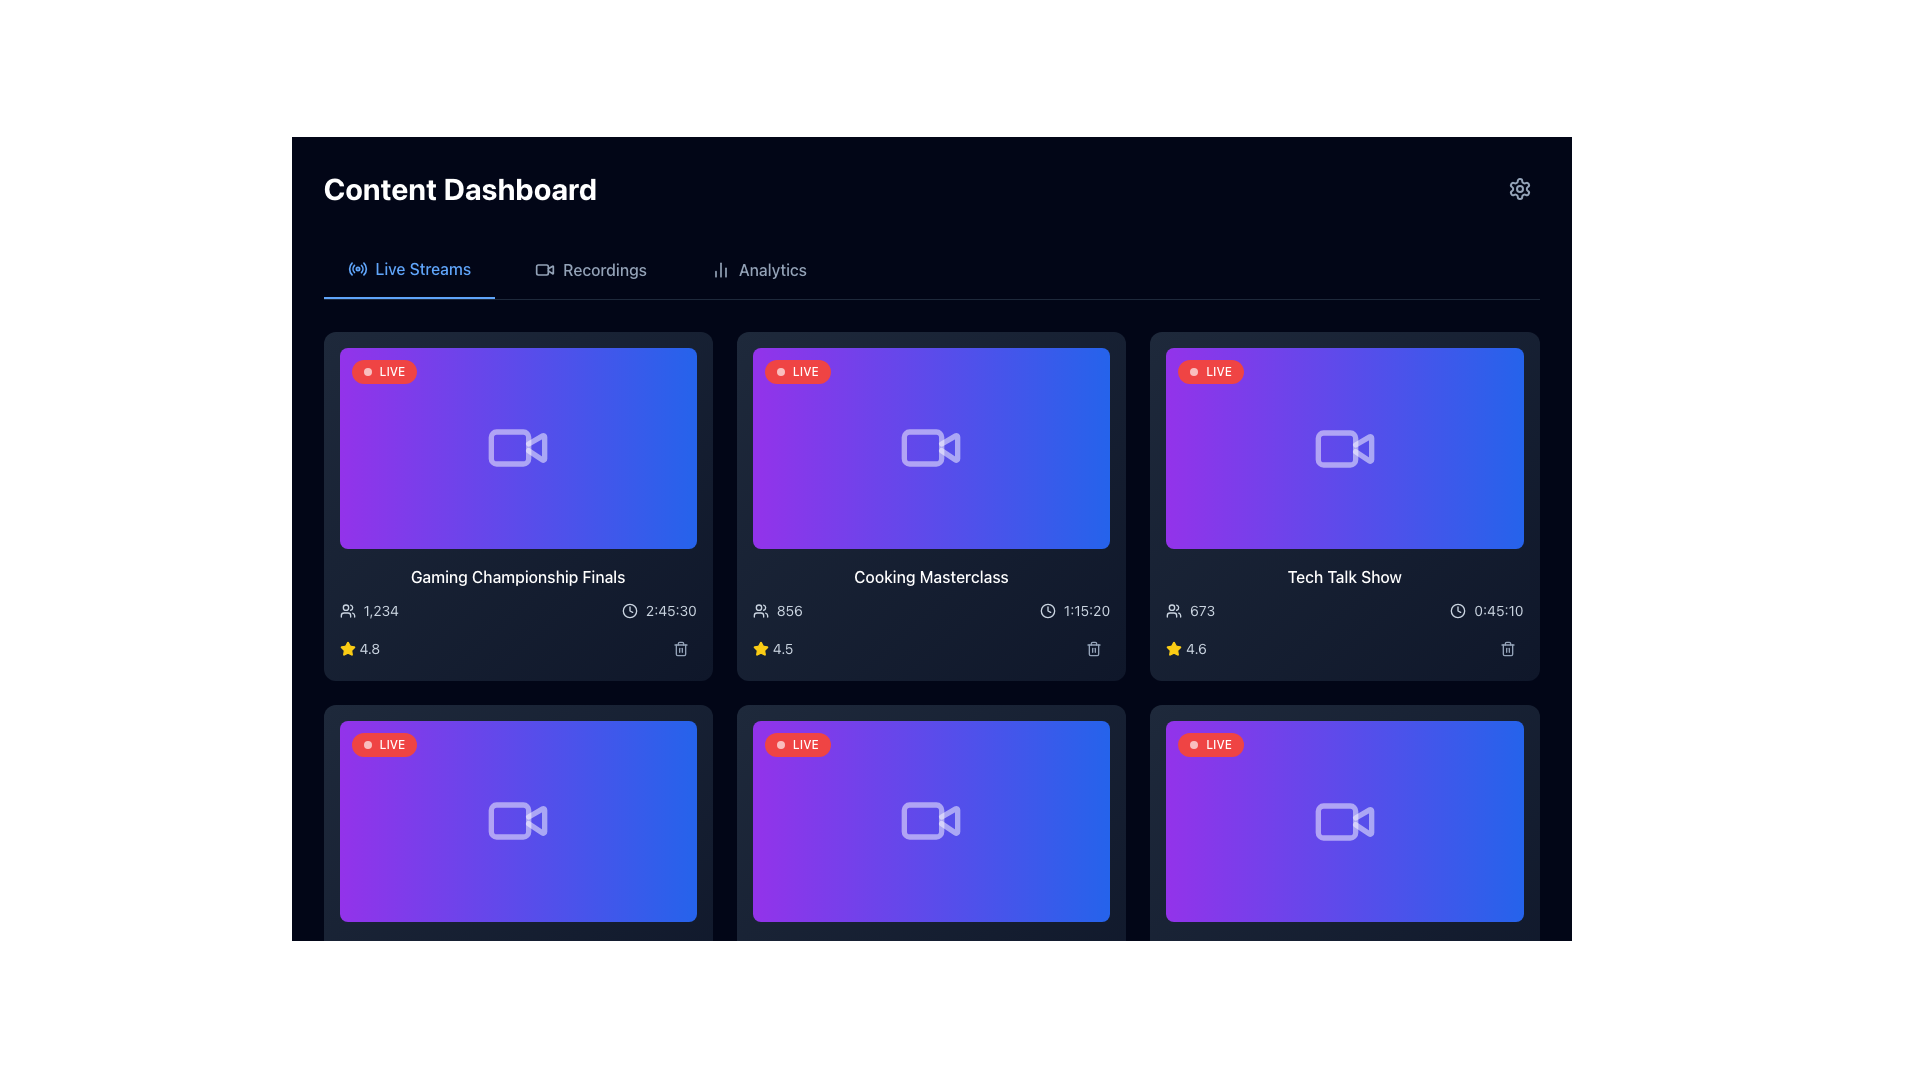 The width and height of the screenshot is (1920, 1080). Describe the element at coordinates (680, 648) in the screenshot. I see `the delete icon button located in the lower right corner of the video card, positioned under the duration information and to the right of the rating star` at that location.